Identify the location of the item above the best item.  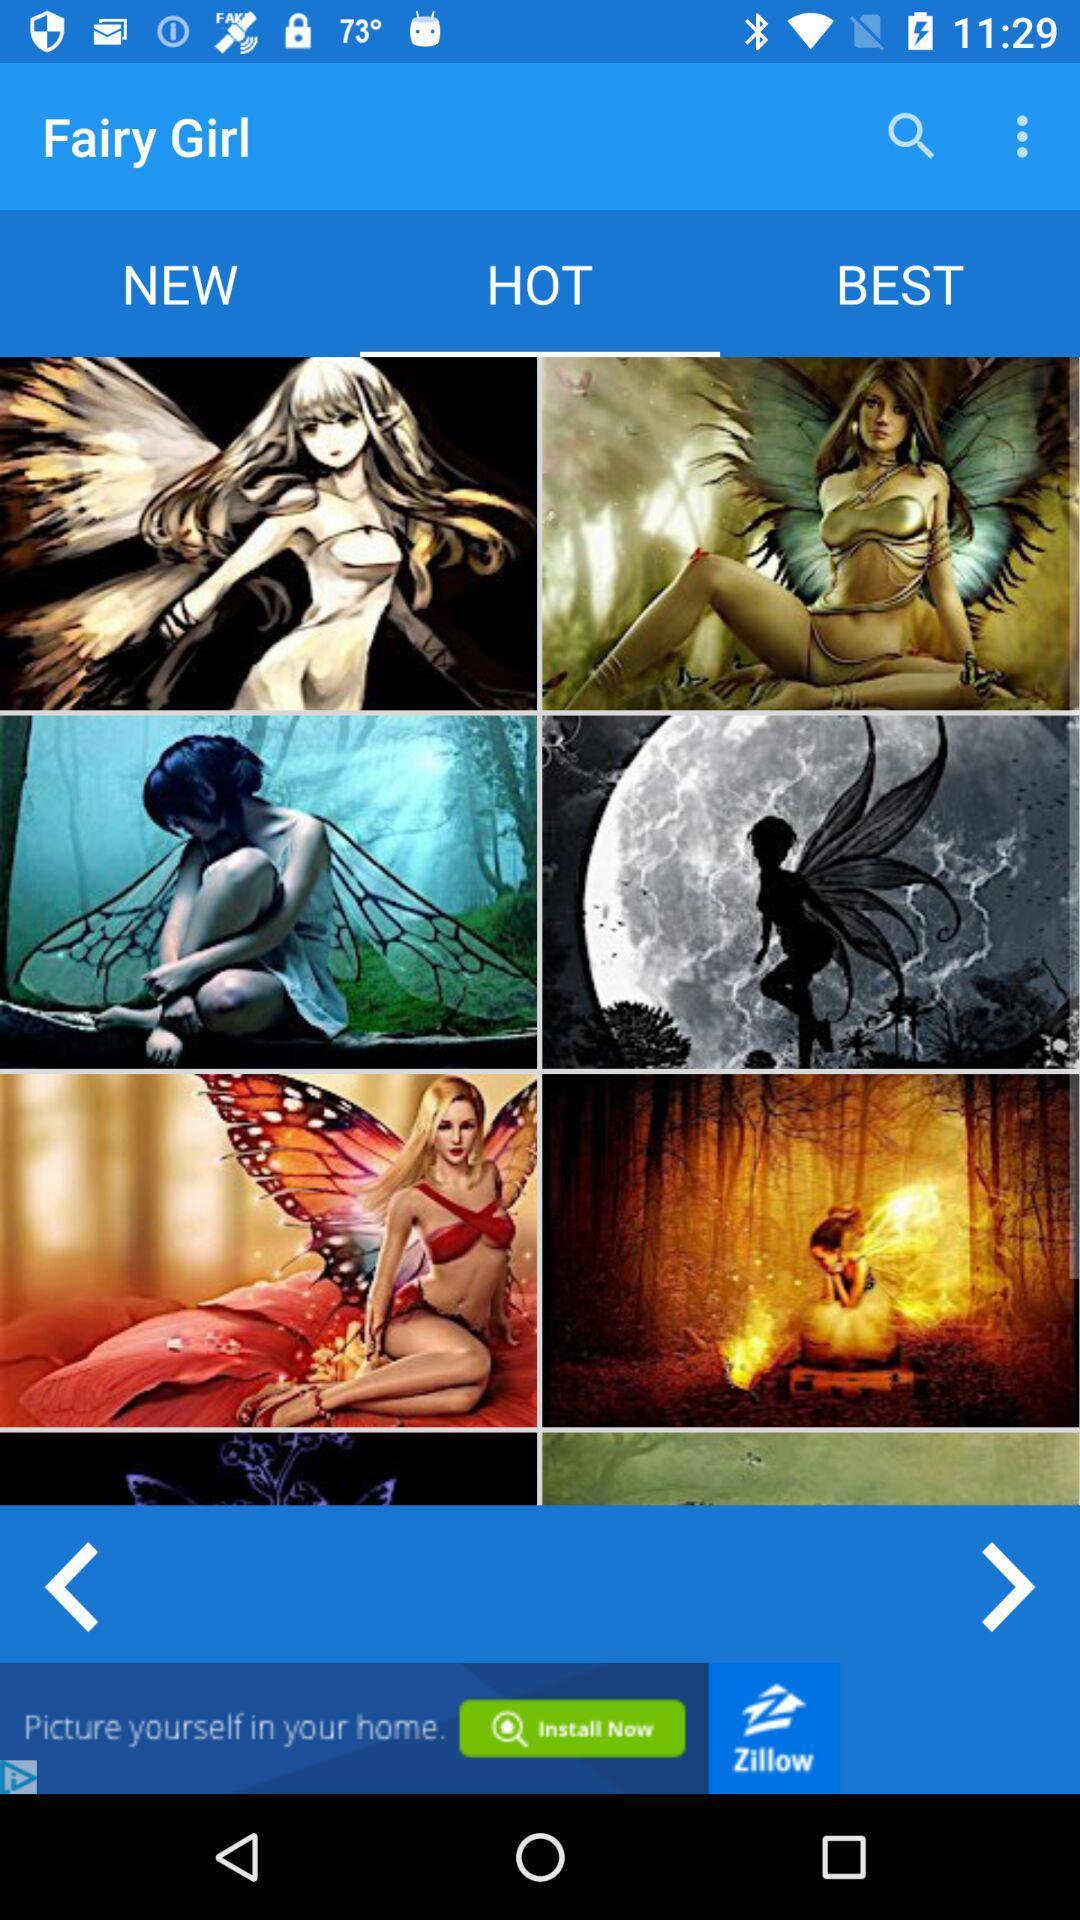
(1027, 135).